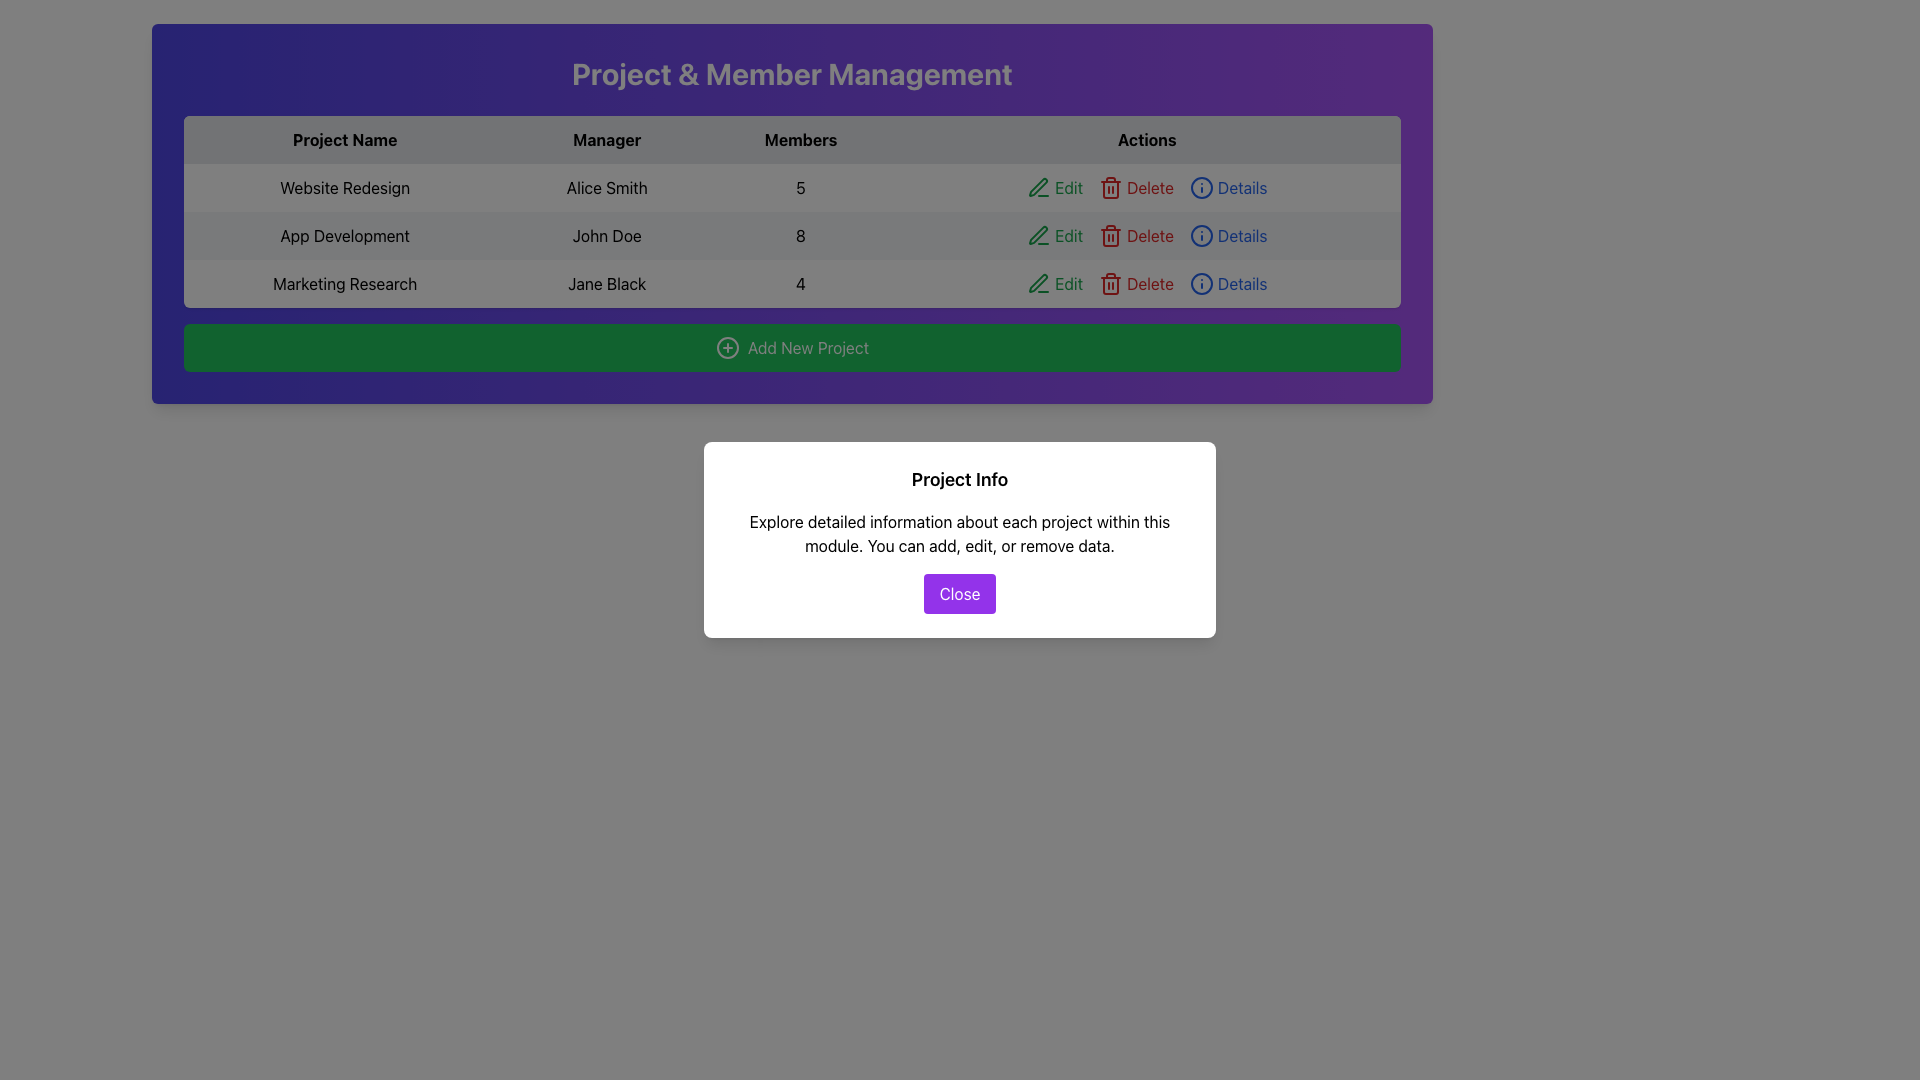 This screenshot has height=1080, width=1920. What do you see at coordinates (1136, 284) in the screenshot?
I see `the delete button located in the 'Actions' column of the 'Project Management' table to initiate the deletion of the related project entry` at bounding box center [1136, 284].